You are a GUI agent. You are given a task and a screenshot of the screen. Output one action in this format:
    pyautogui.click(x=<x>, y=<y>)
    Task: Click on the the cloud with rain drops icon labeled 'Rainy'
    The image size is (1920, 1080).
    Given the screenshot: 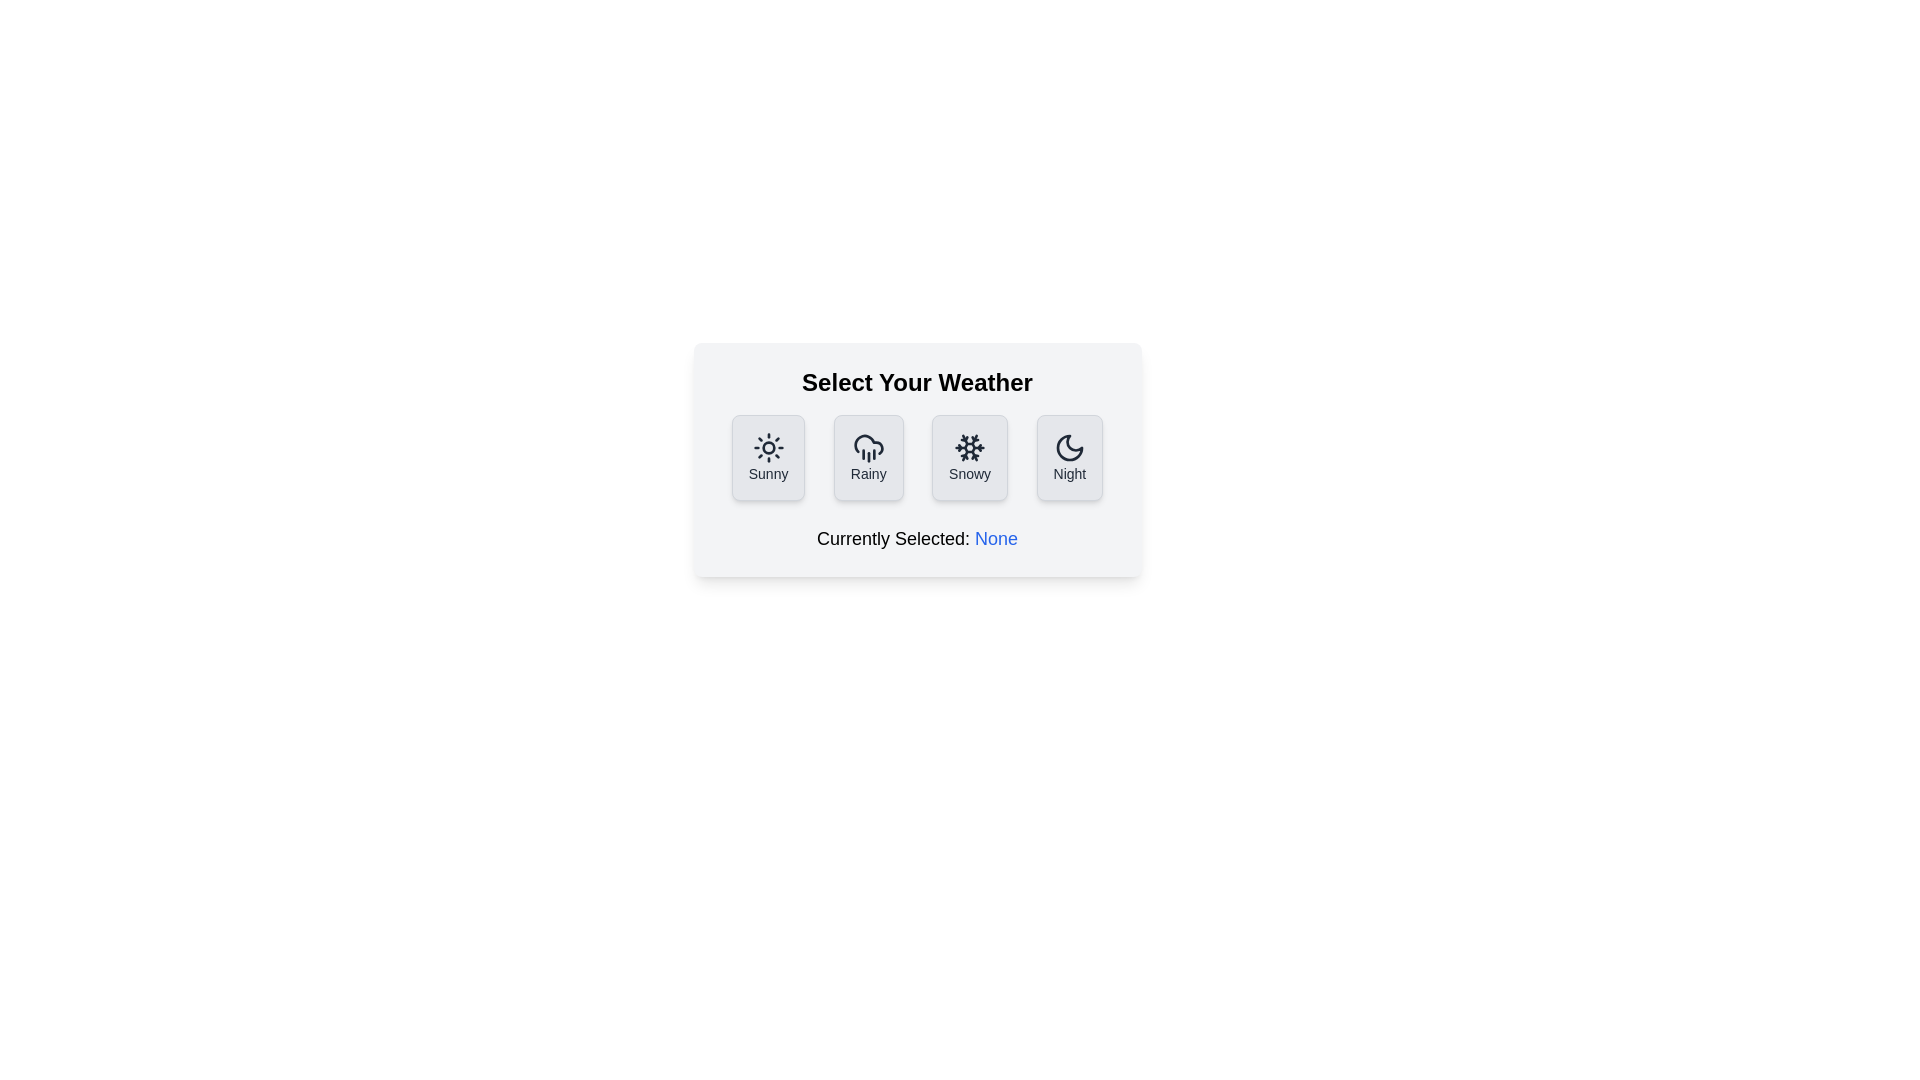 What is the action you would take?
    pyautogui.click(x=868, y=446)
    